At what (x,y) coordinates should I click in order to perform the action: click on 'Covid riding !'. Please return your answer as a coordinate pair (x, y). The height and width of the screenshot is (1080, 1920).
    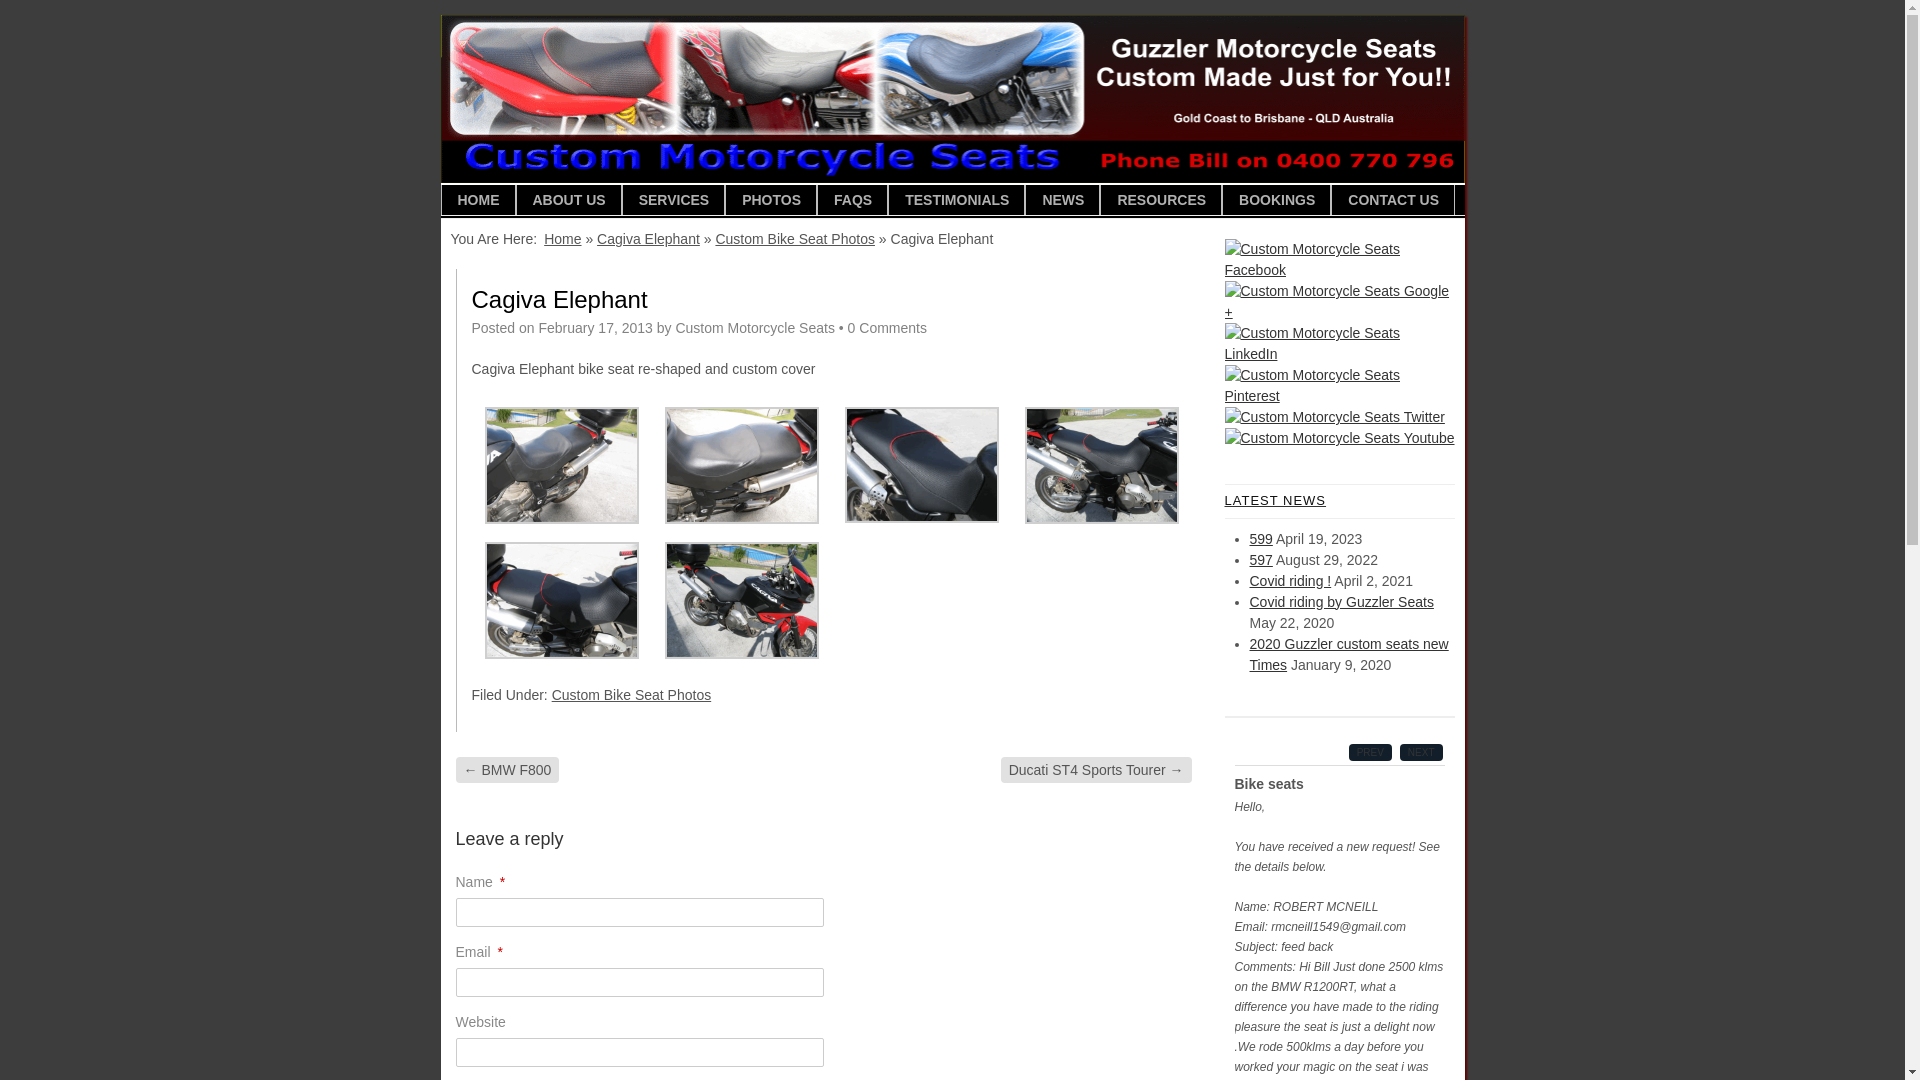
    Looking at the image, I should click on (1291, 579).